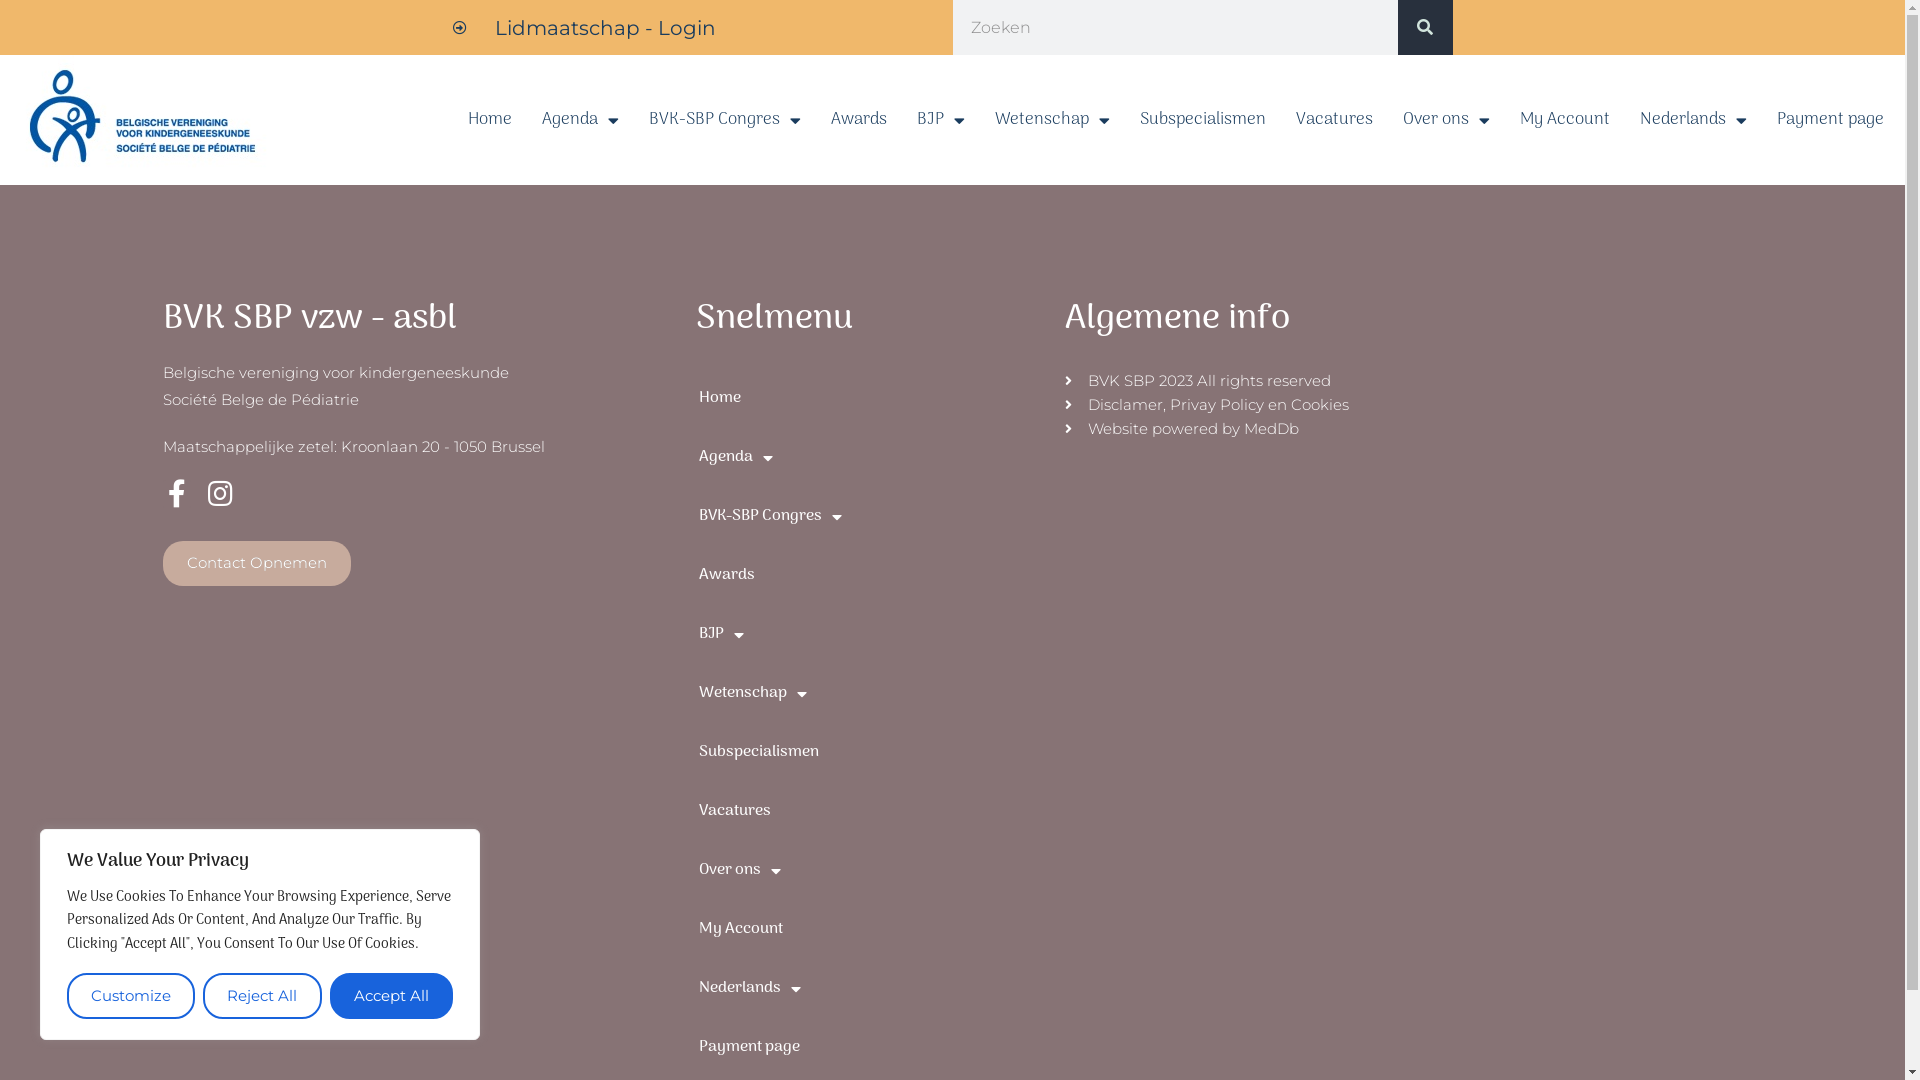 This screenshot has width=1920, height=1080. What do you see at coordinates (391, 995) in the screenshot?
I see `'Accept All'` at bounding box center [391, 995].